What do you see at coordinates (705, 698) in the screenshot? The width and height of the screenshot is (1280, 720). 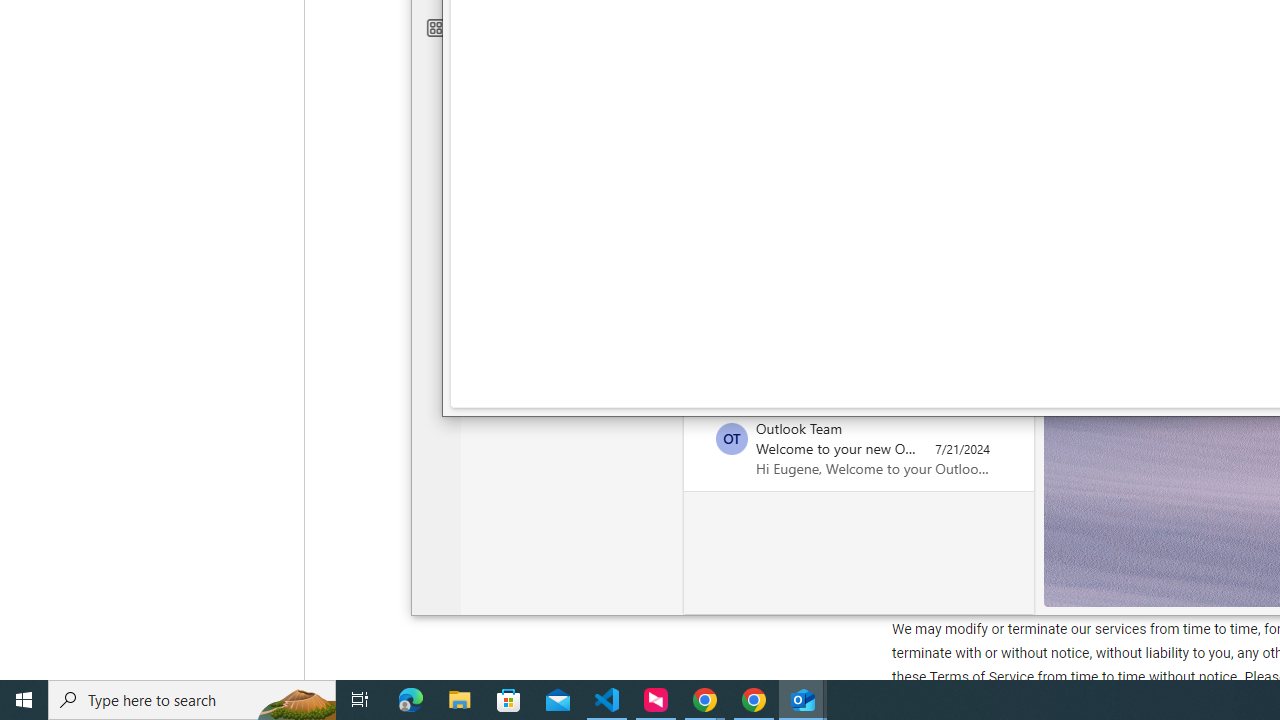 I see `'Google Chrome - 2 running windows'` at bounding box center [705, 698].